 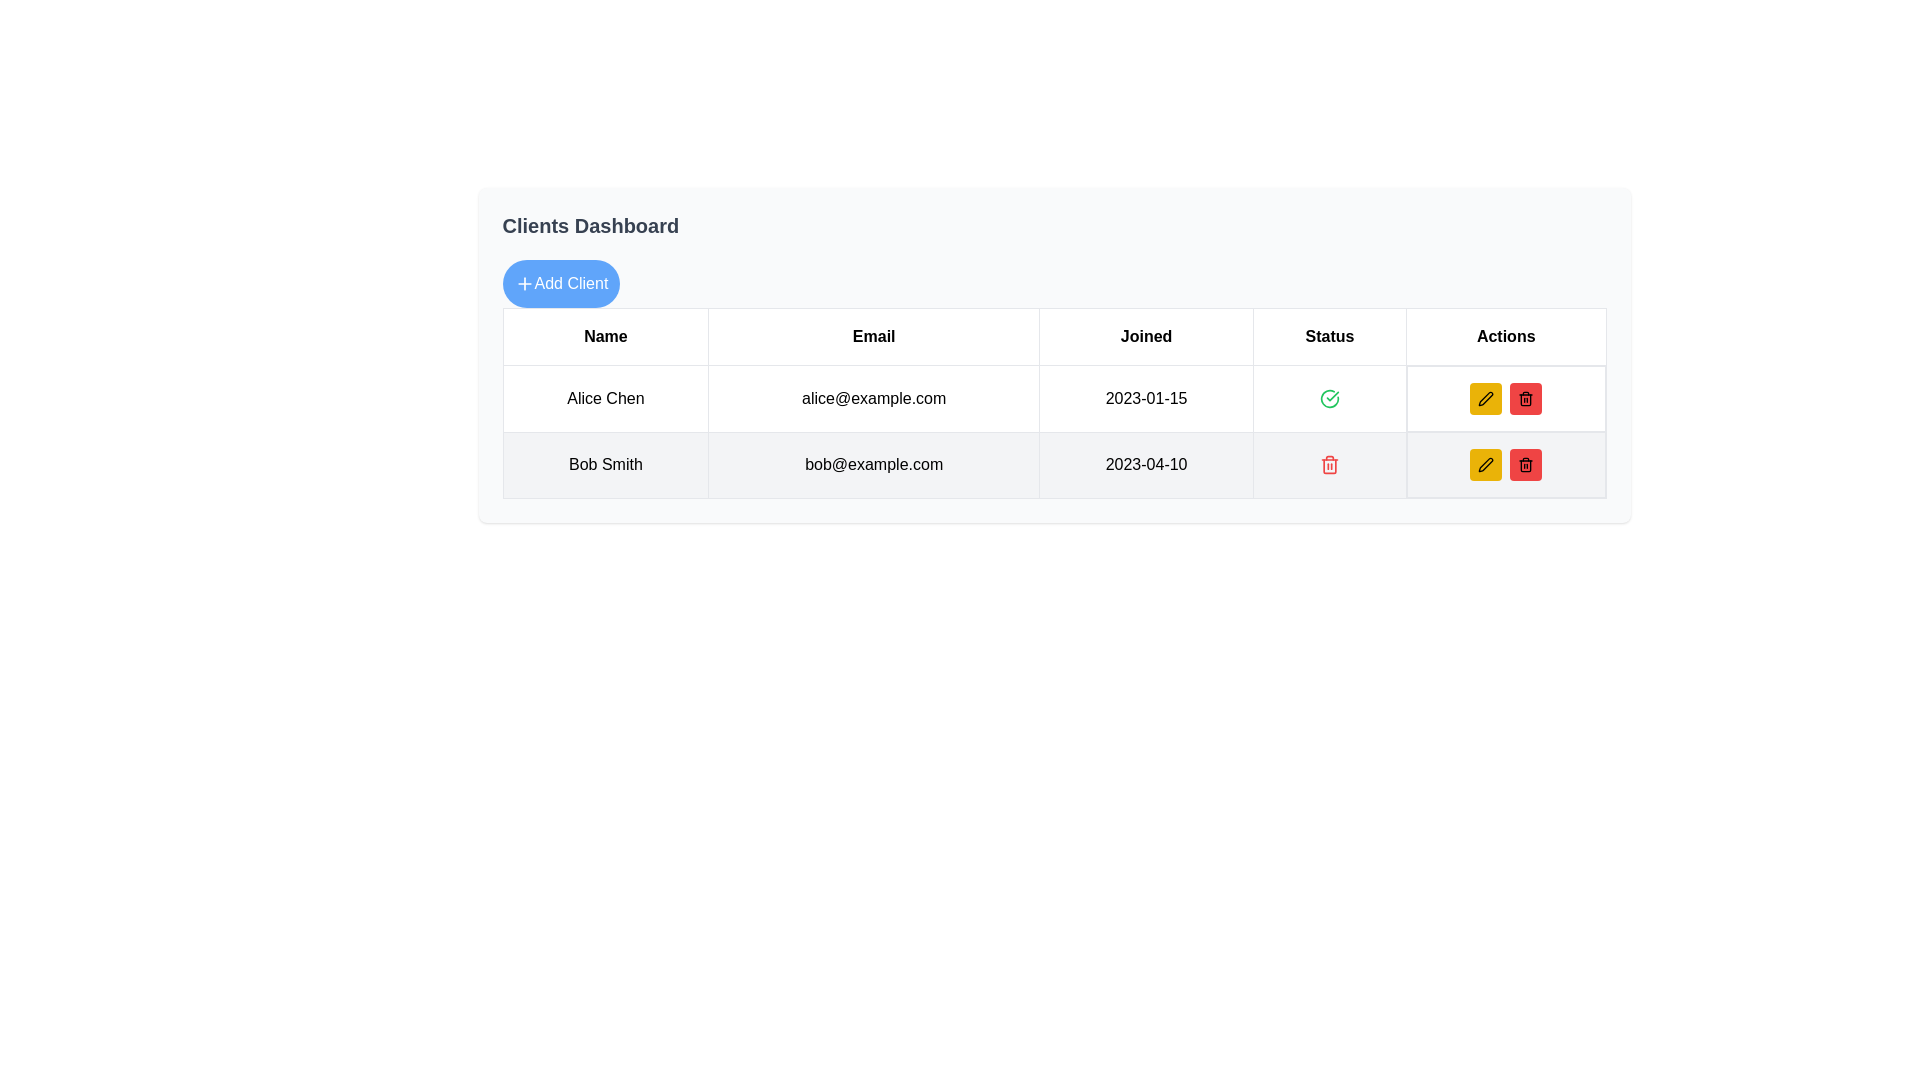 What do you see at coordinates (1329, 465) in the screenshot?
I see `the trash icon button in the 'Actions' column of the table for 'Bob Smith'` at bounding box center [1329, 465].